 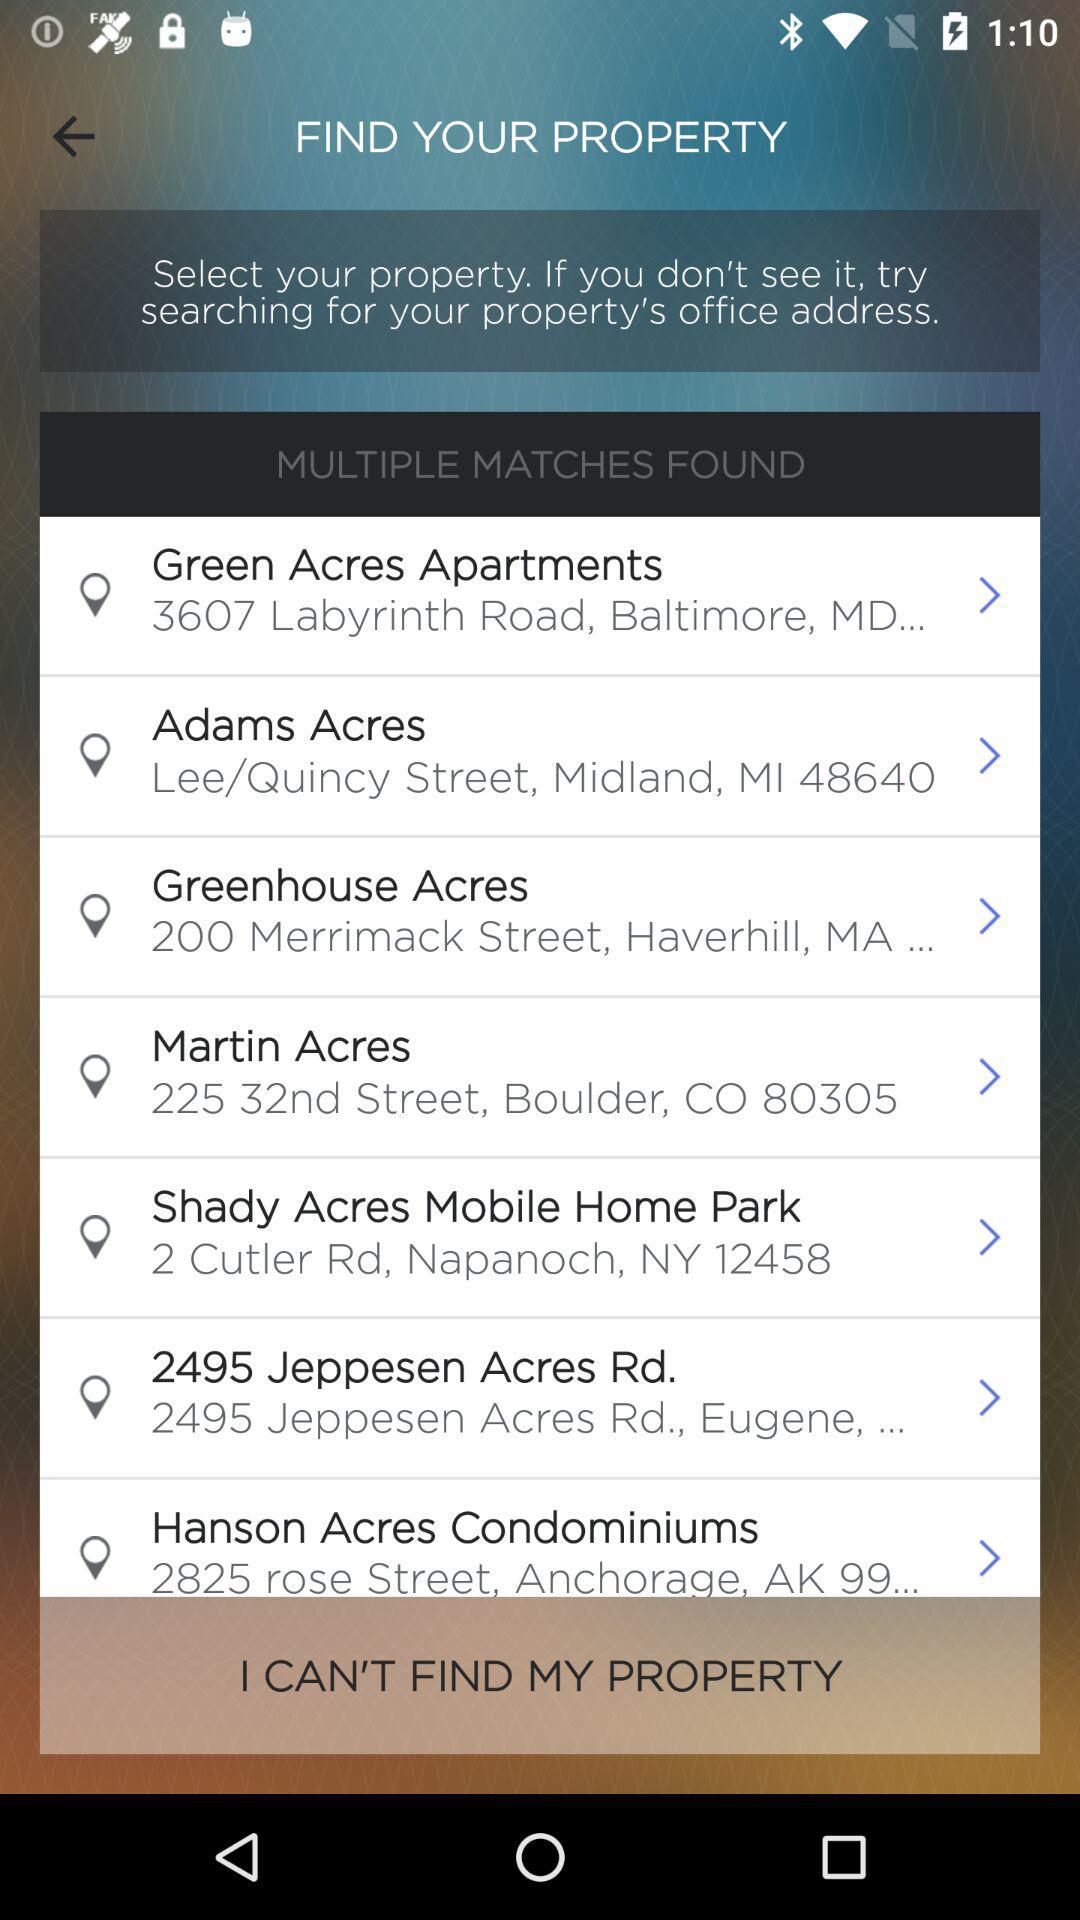 I want to click on the multiple matches found item, so click(x=540, y=463).